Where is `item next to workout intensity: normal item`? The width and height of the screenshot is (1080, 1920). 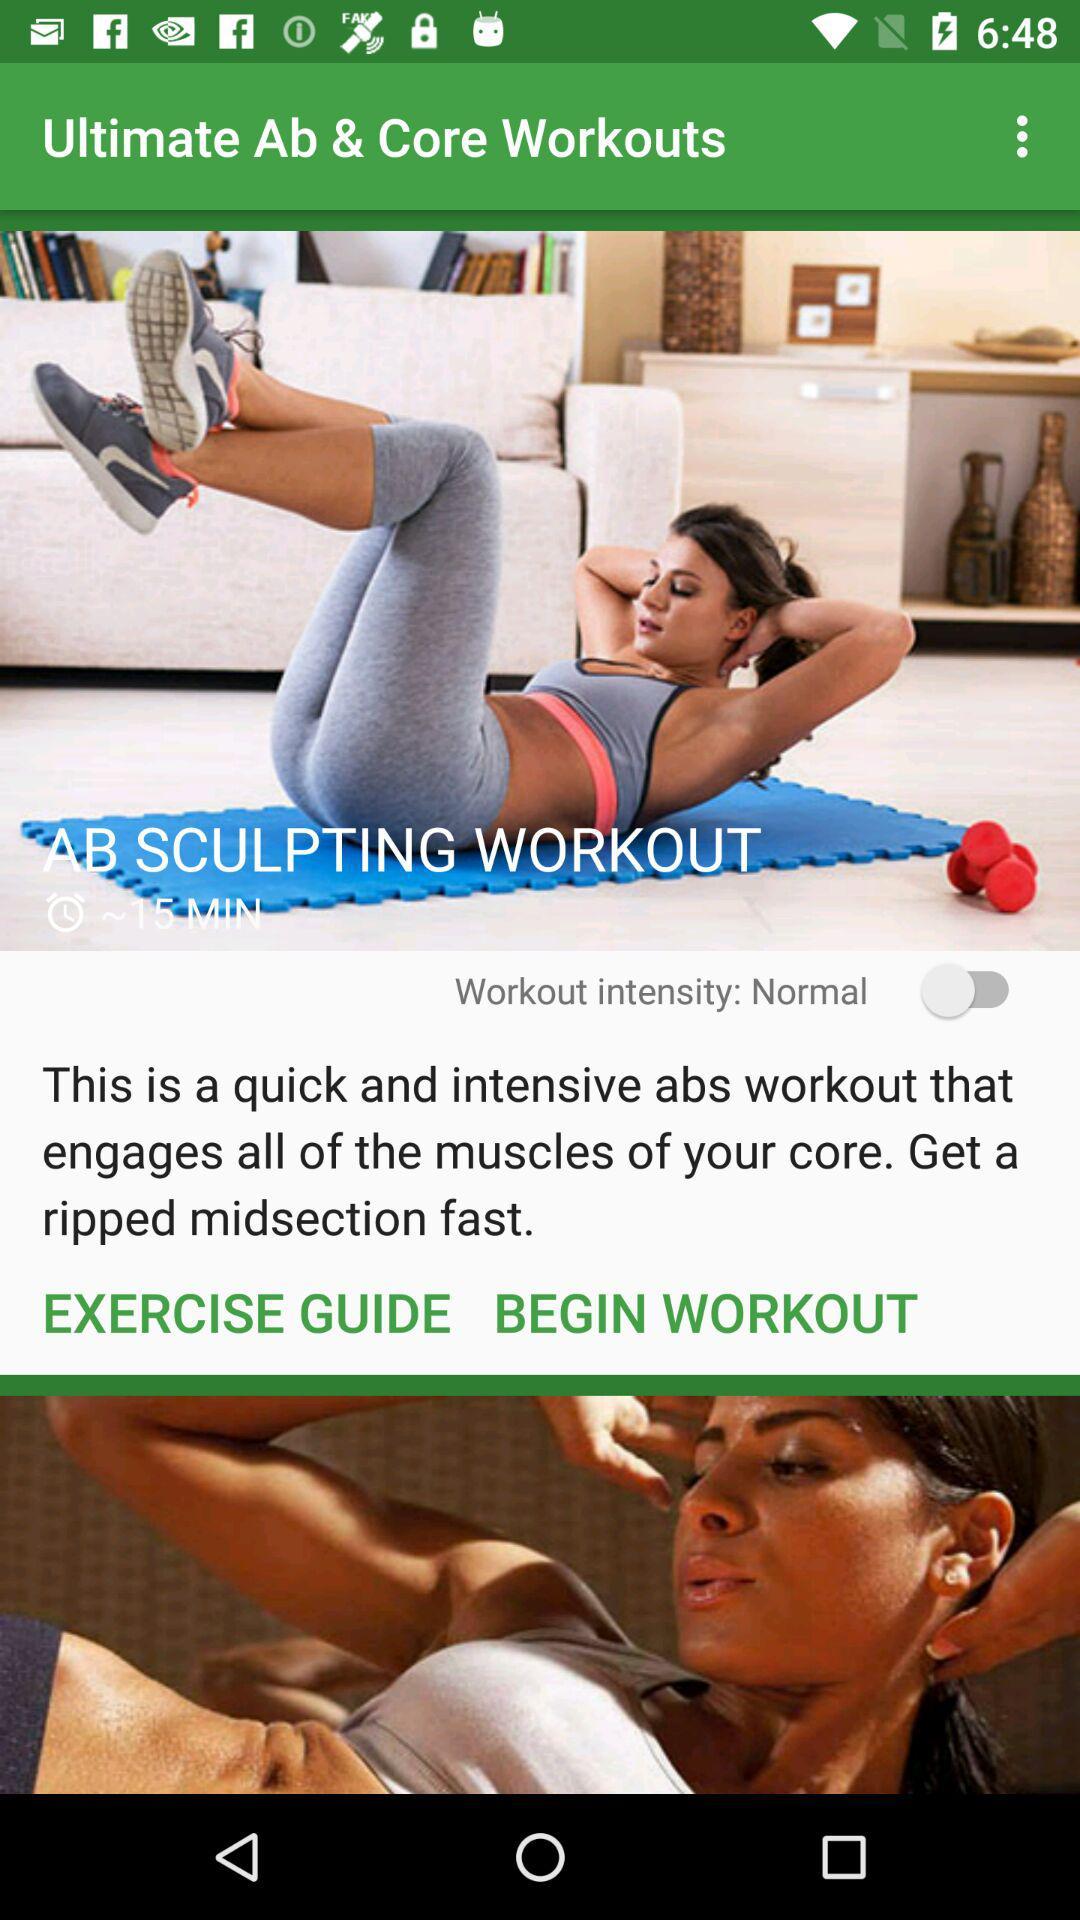 item next to workout intensity: normal item is located at coordinates (951, 990).